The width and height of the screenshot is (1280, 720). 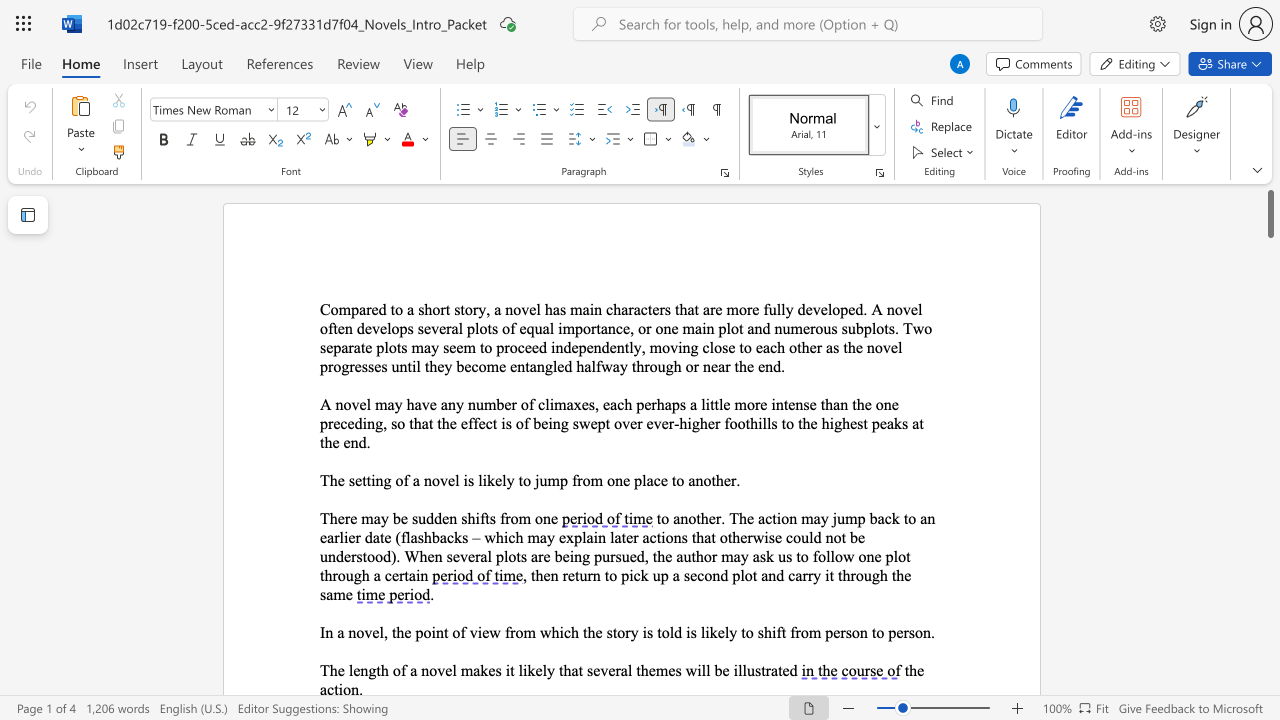 What do you see at coordinates (450, 480) in the screenshot?
I see `the 3th character "e" in the text` at bounding box center [450, 480].